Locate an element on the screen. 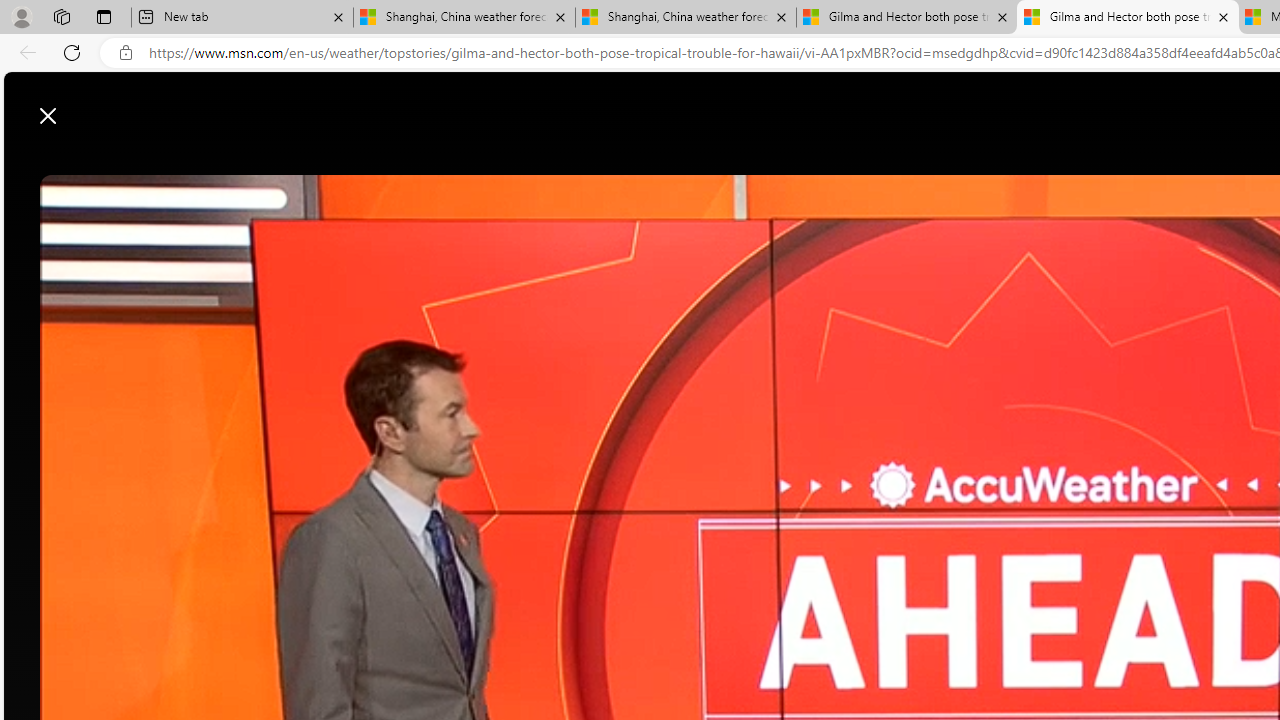  'Class: control icon-only' is located at coordinates (48, 115).